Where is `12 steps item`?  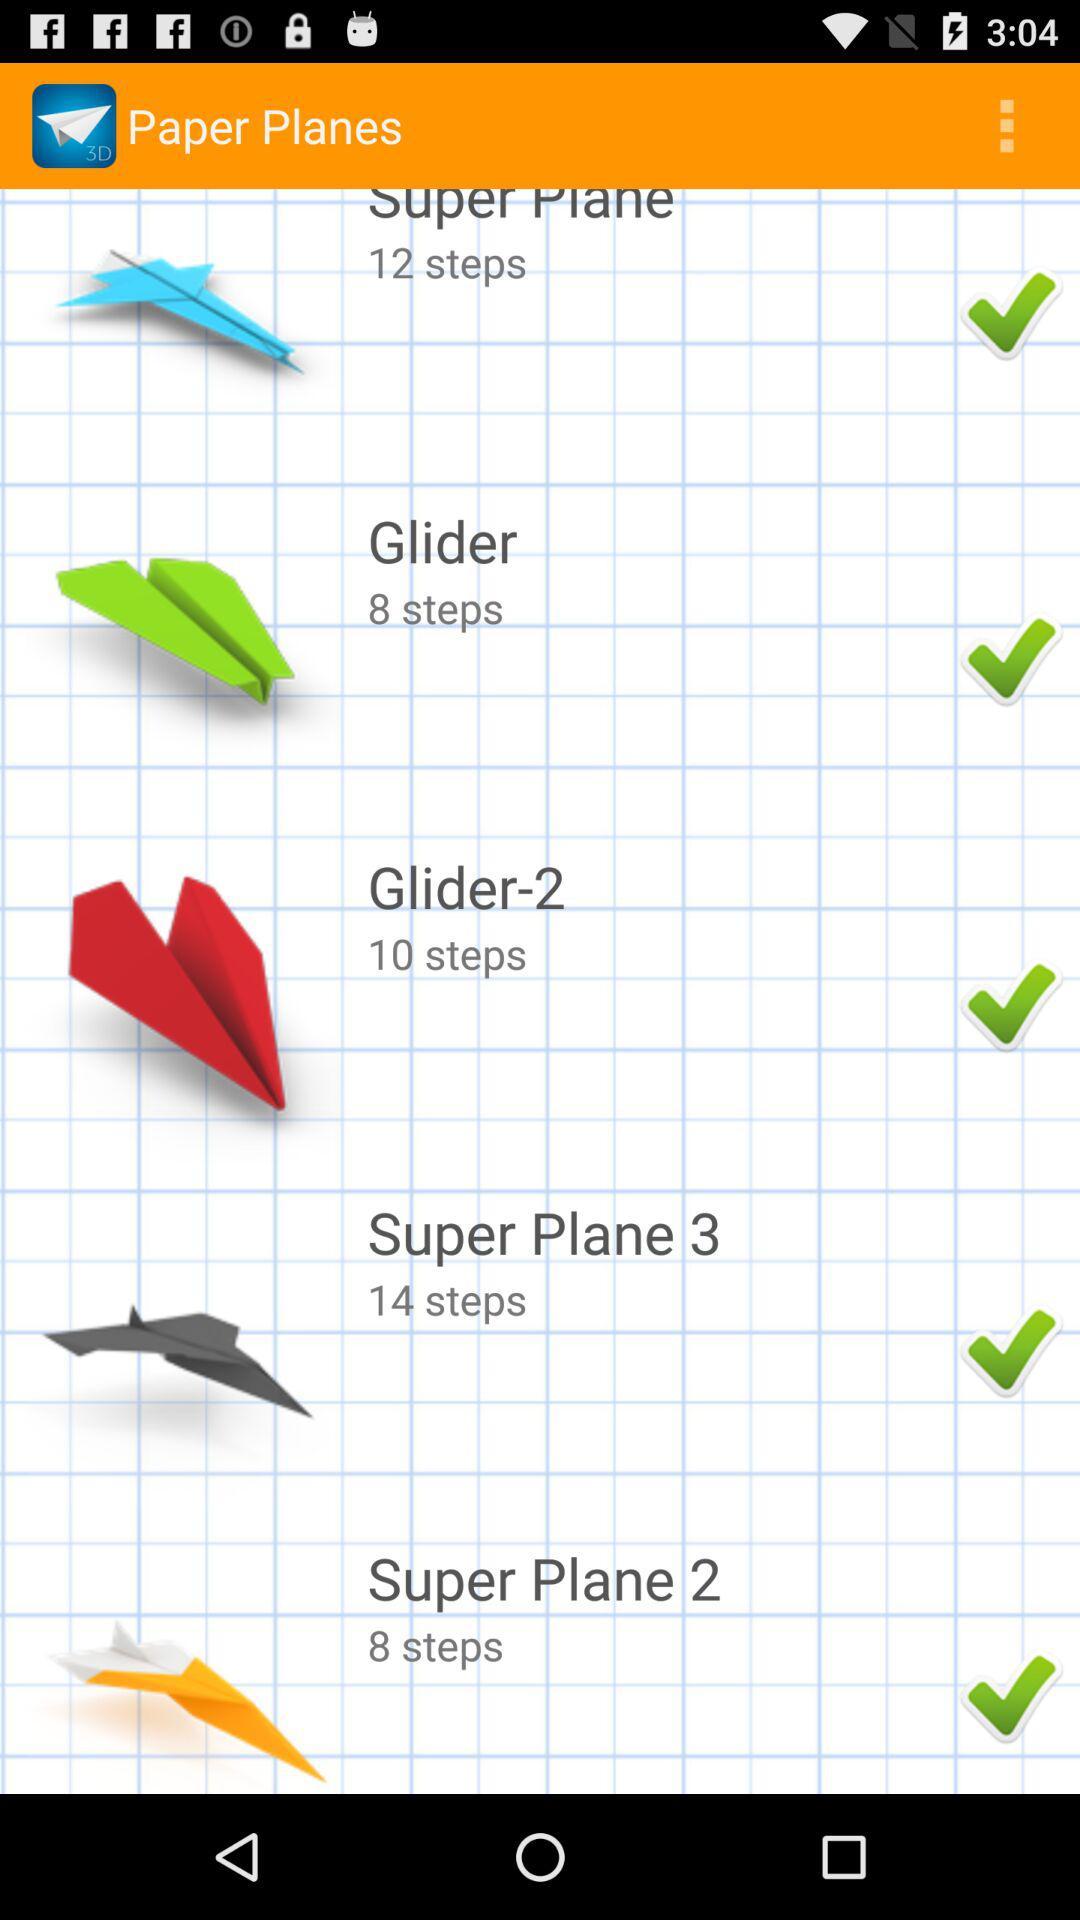
12 steps item is located at coordinates (658, 260).